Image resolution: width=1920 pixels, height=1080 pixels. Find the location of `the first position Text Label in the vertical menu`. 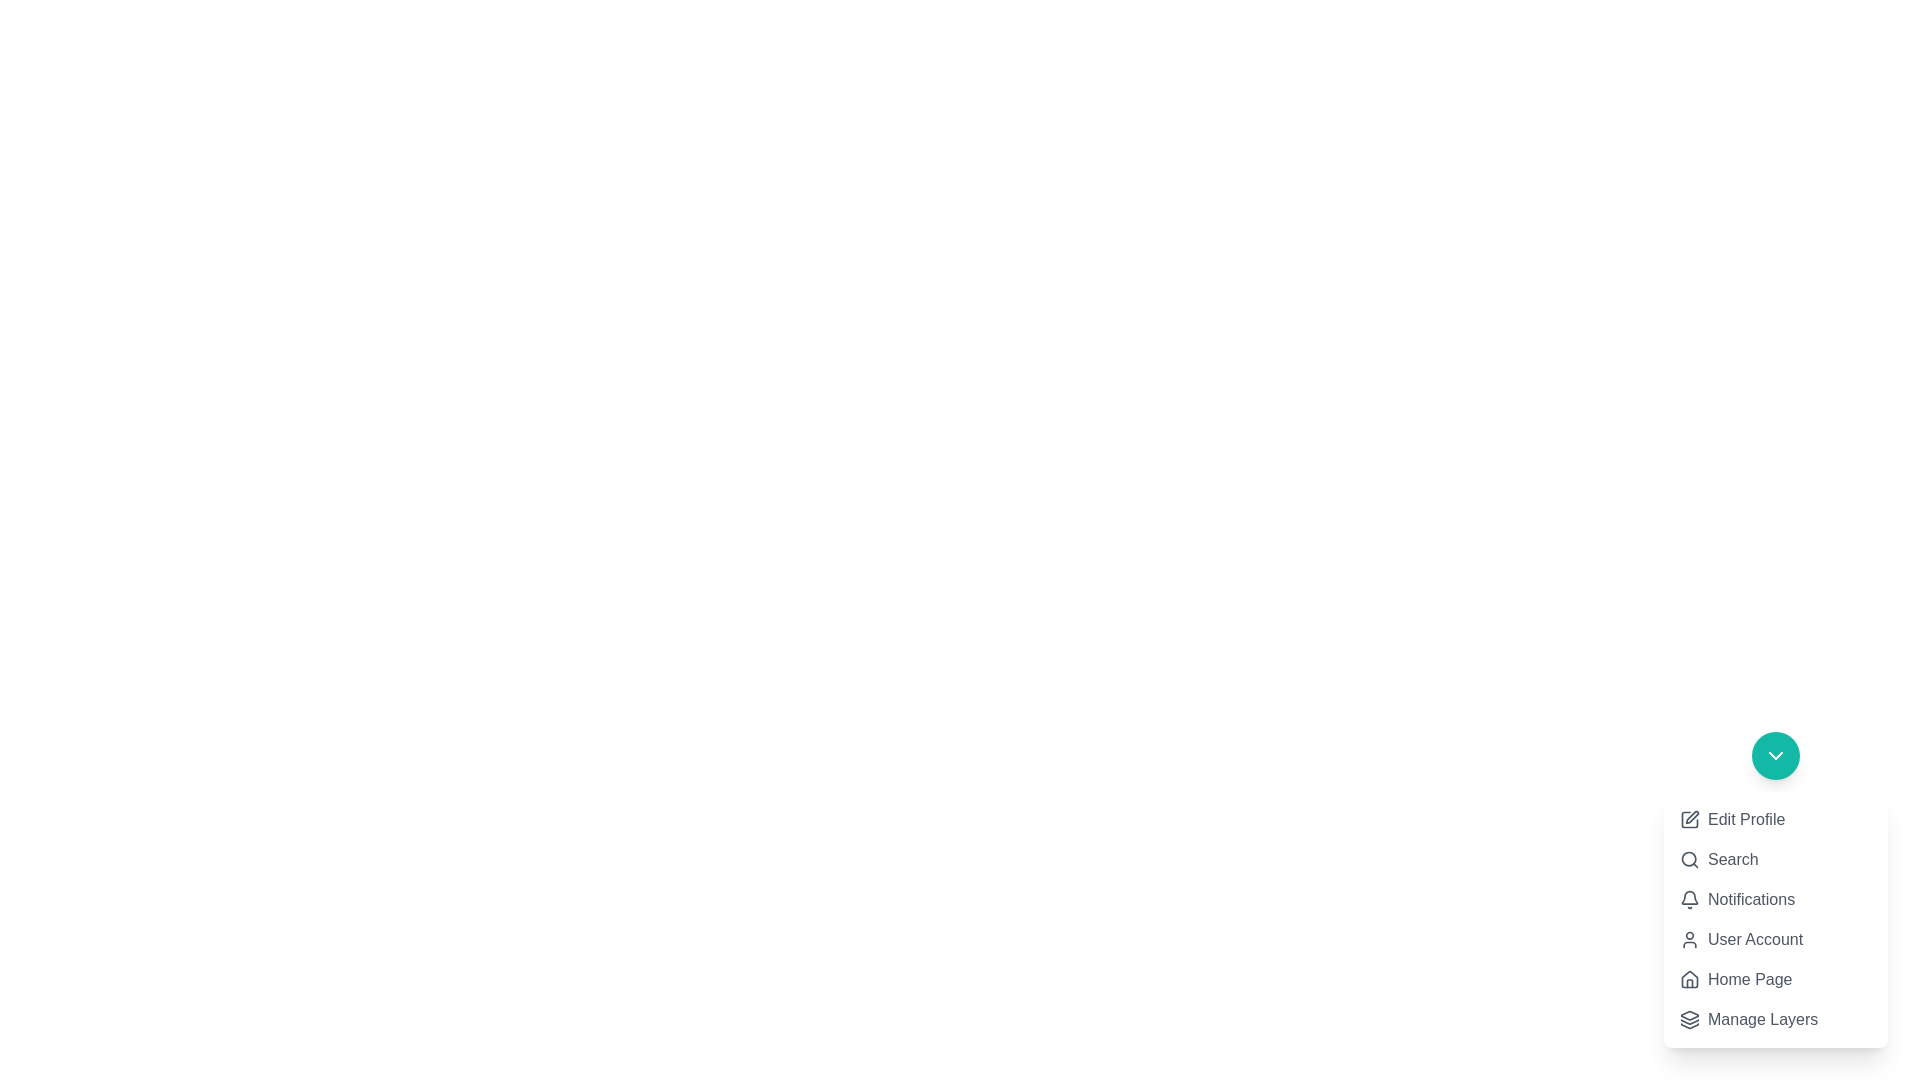

the first position Text Label in the vertical menu is located at coordinates (1745, 820).